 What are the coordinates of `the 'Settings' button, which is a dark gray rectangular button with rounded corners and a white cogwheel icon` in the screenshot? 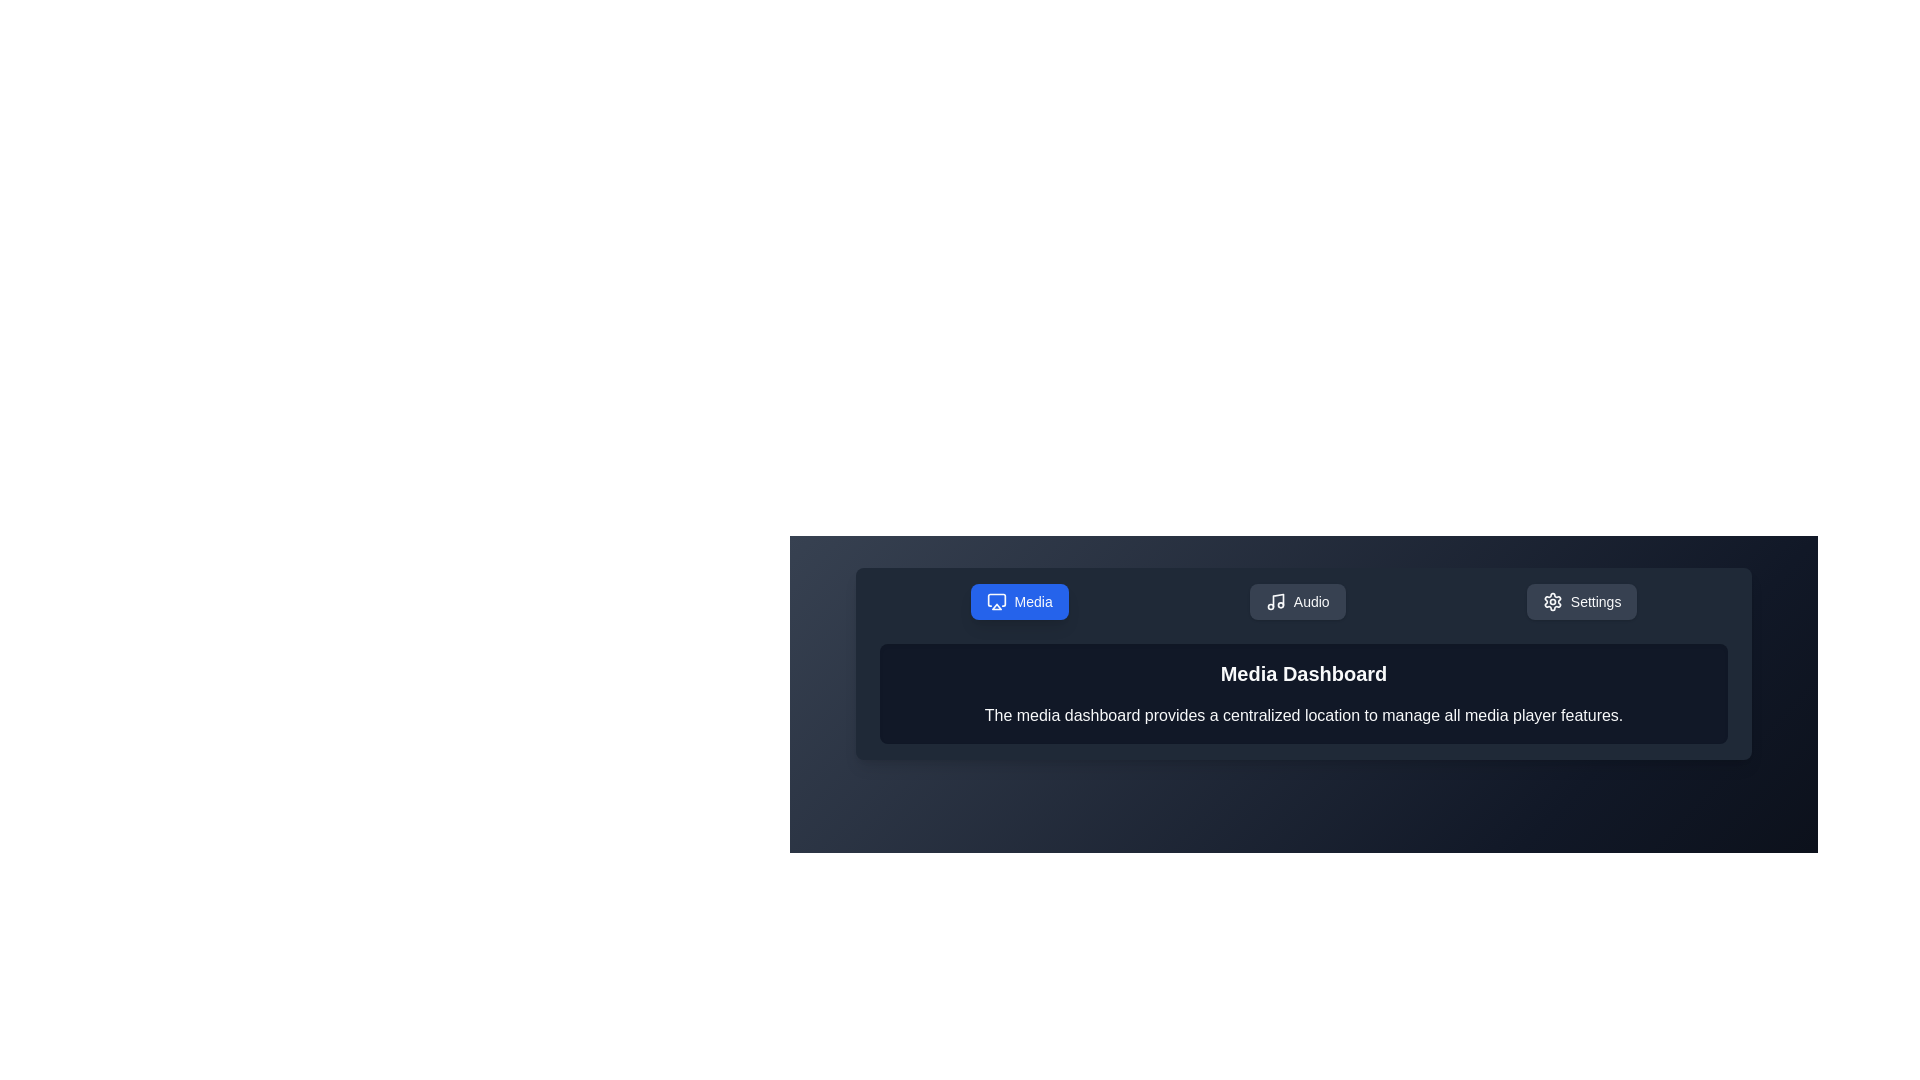 It's located at (1581, 600).